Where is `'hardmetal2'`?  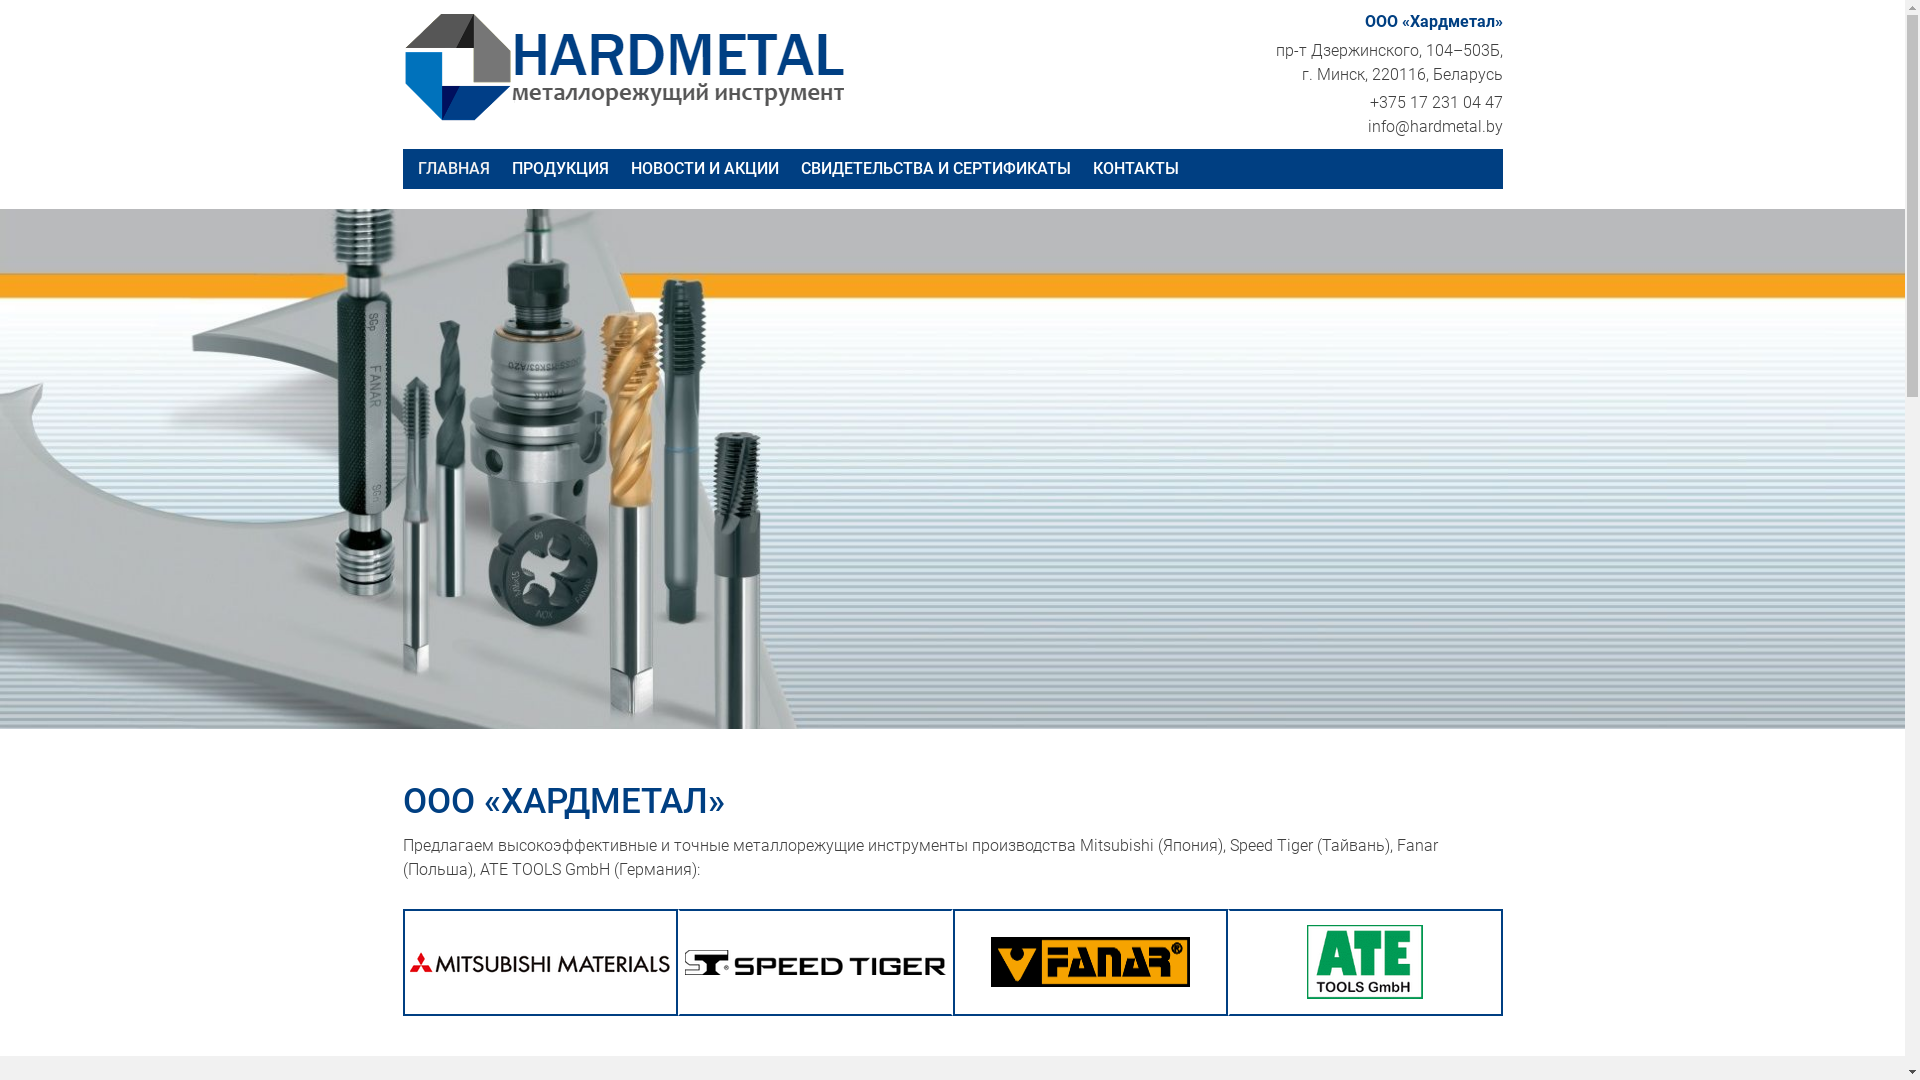
'hardmetal2' is located at coordinates (401, 65).